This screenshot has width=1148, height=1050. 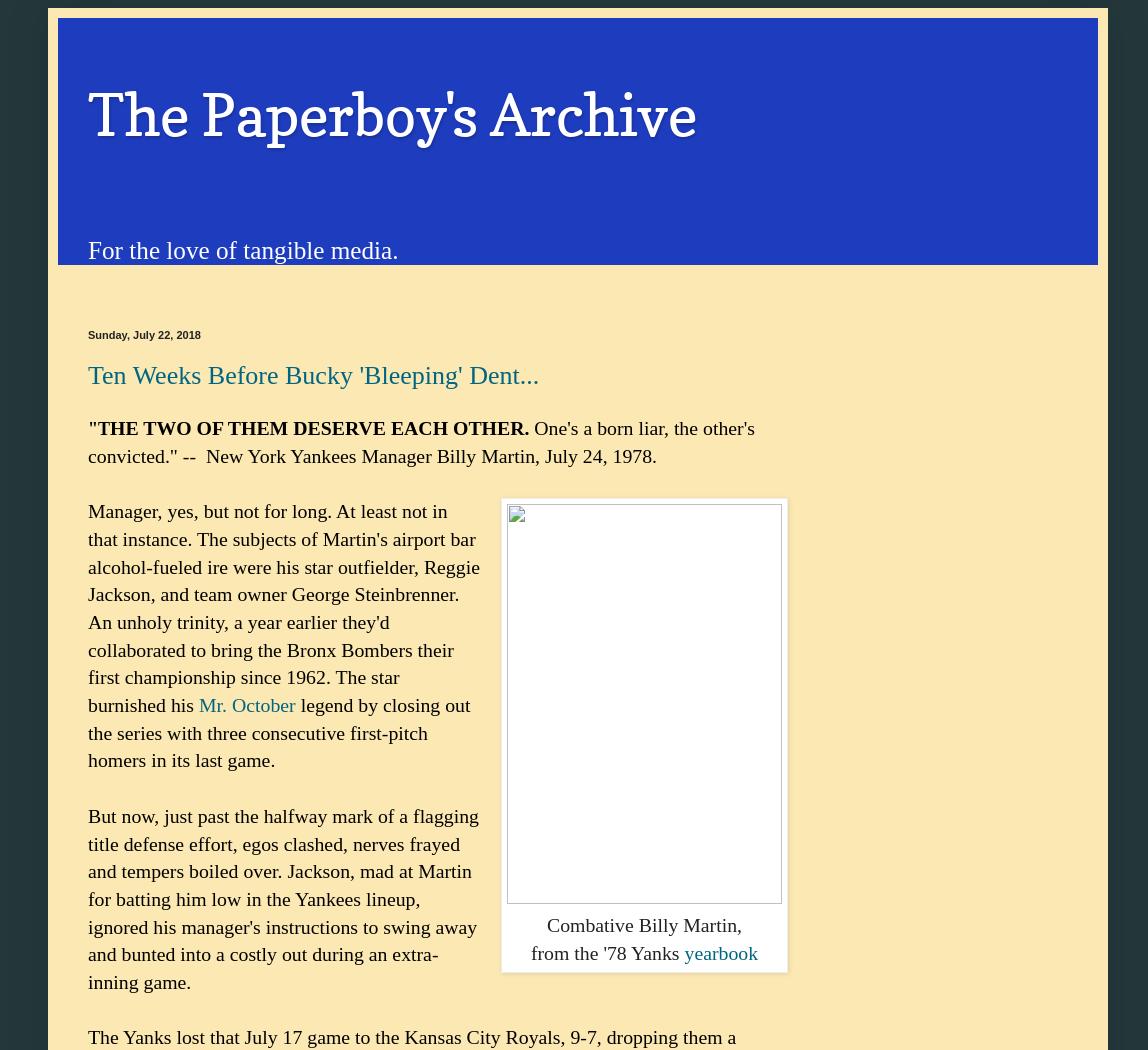 I want to click on 'Sunday, July 22, 2018', so click(x=88, y=334).